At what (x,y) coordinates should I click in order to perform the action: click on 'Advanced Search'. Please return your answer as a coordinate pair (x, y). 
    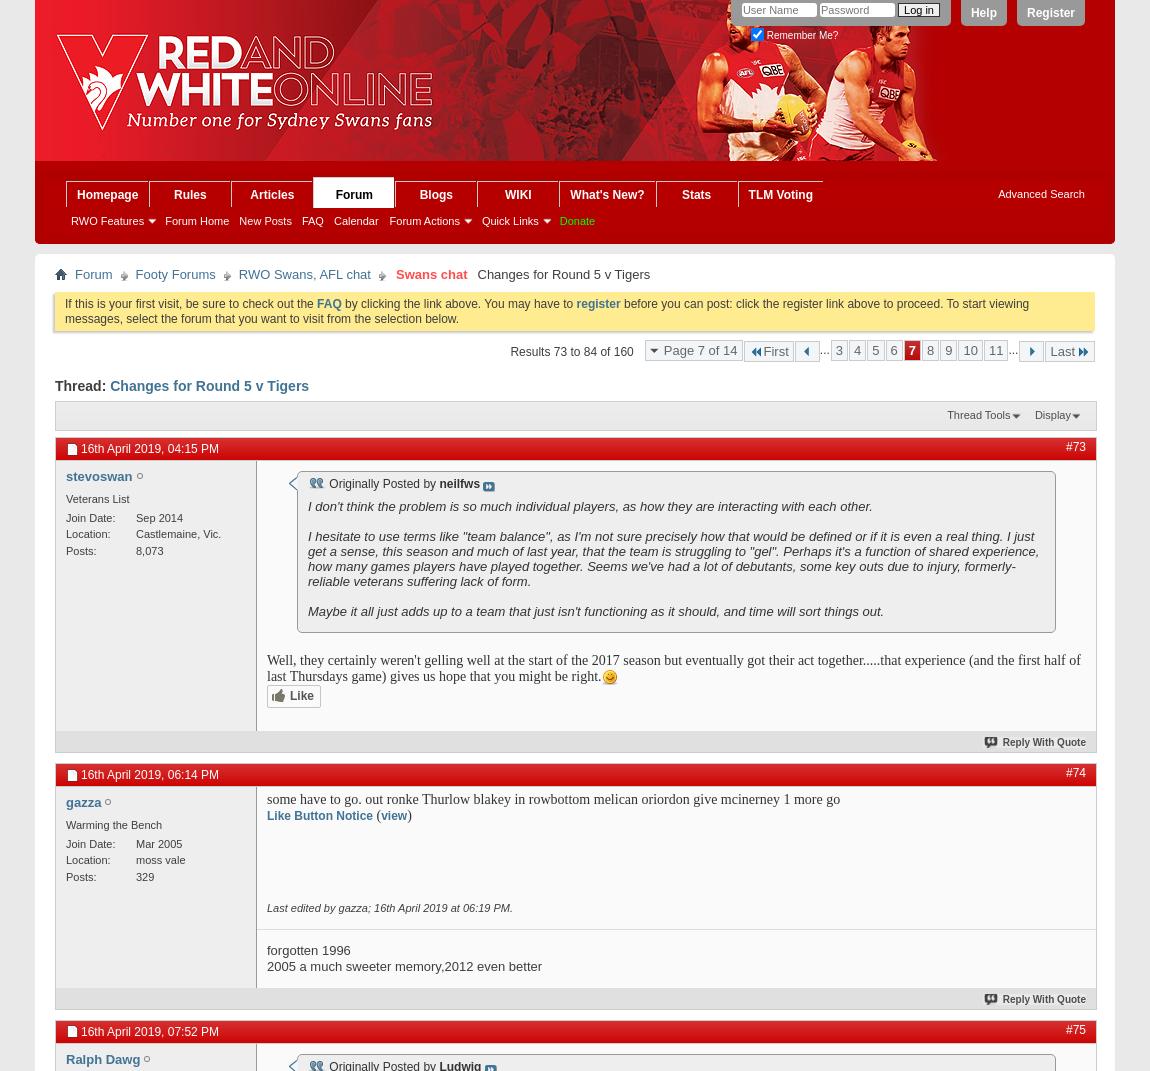
    Looking at the image, I should click on (1041, 192).